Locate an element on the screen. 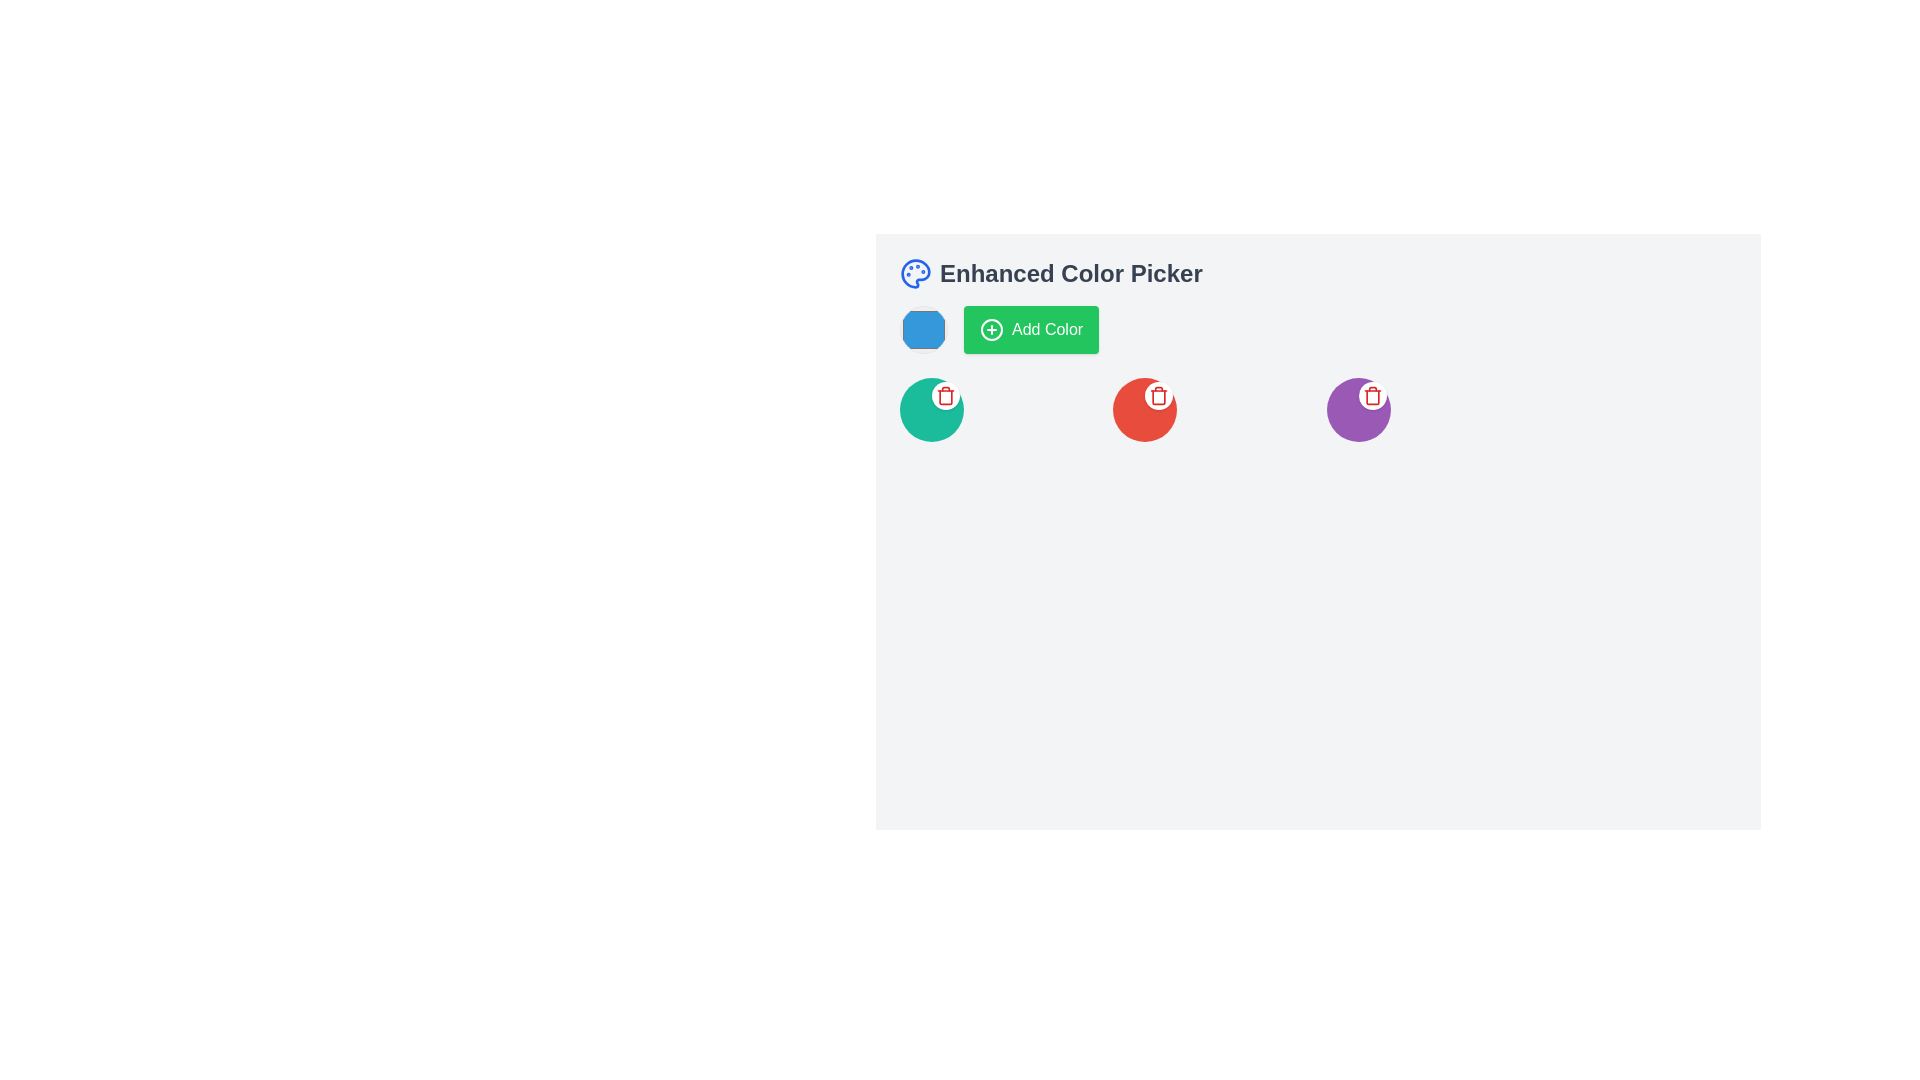 Image resolution: width=1920 pixels, height=1080 pixels. the second circular color option with a delete action, which is positioned between a green circle and a purple circle in the Enhanced Color Picker interface is located at coordinates (1145, 408).